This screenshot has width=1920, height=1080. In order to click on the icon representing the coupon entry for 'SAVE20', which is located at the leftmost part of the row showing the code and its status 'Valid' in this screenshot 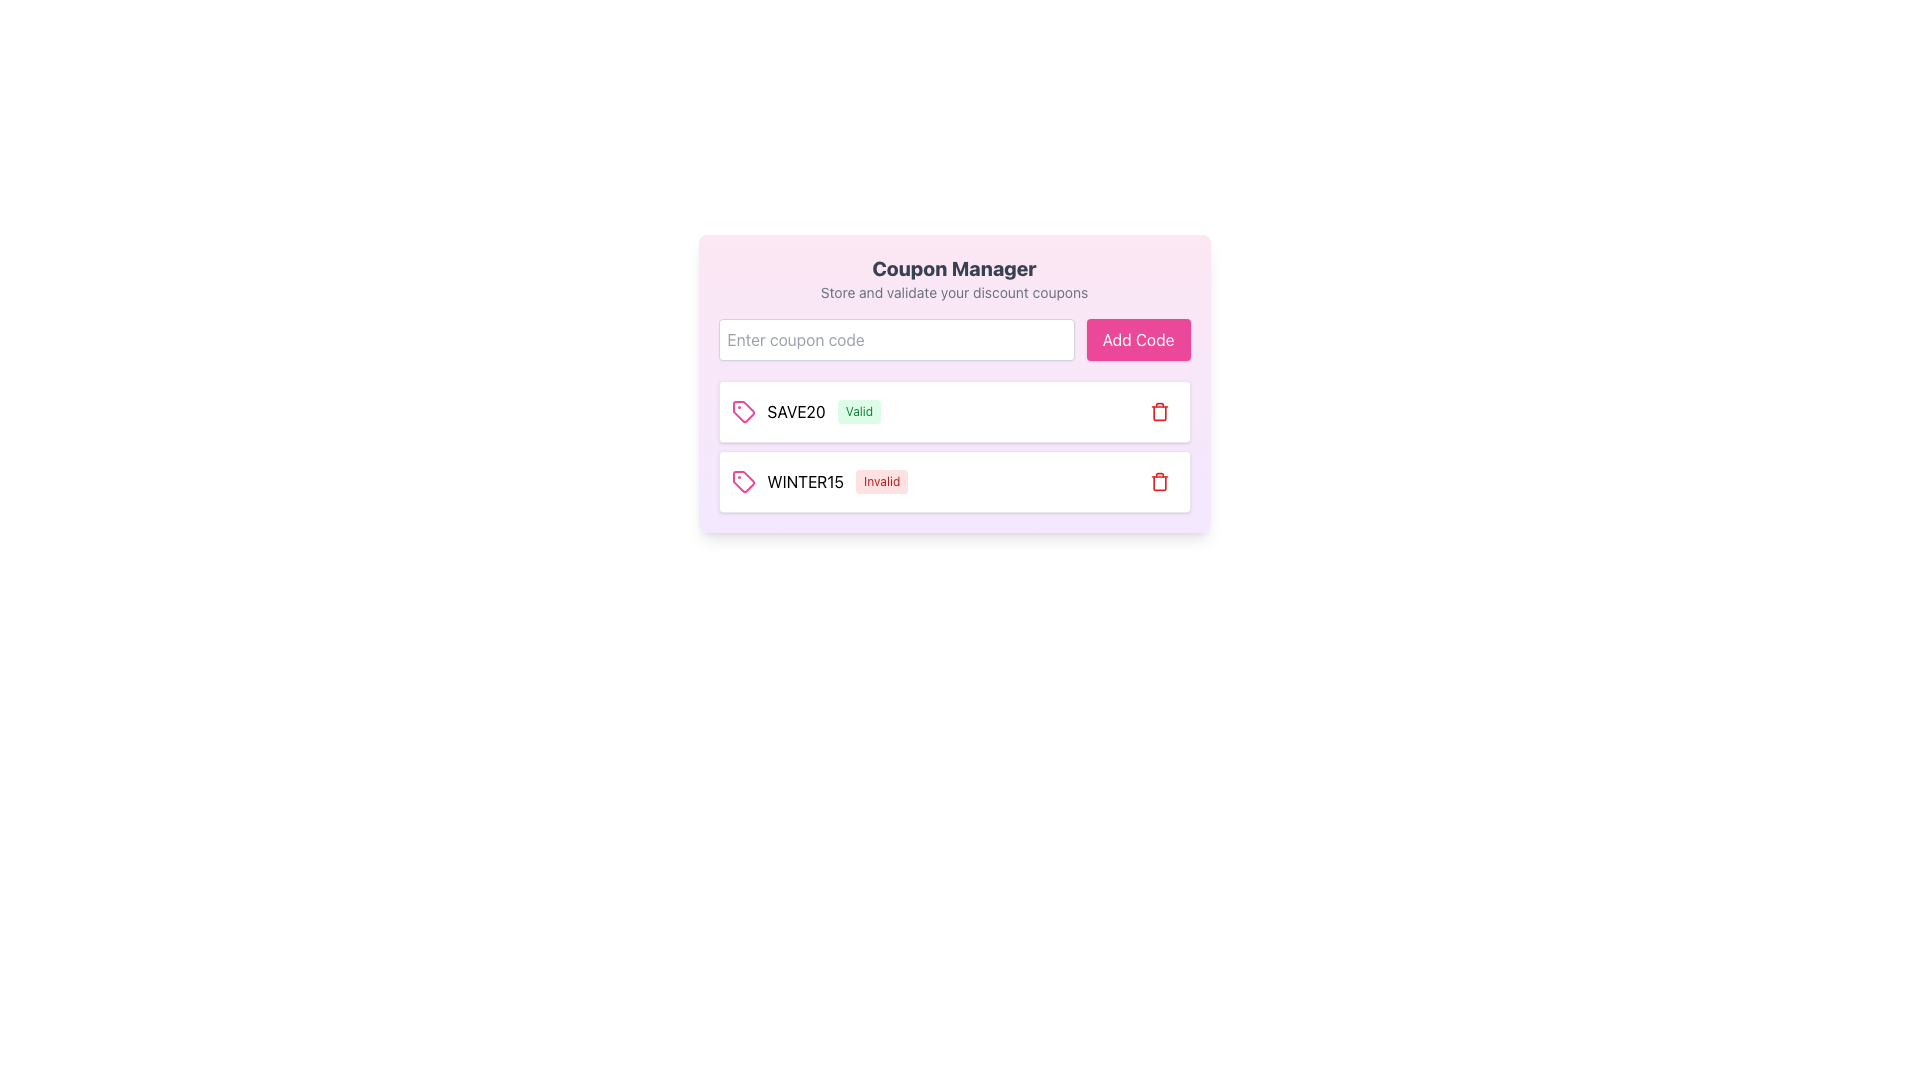, I will do `click(742, 411)`.